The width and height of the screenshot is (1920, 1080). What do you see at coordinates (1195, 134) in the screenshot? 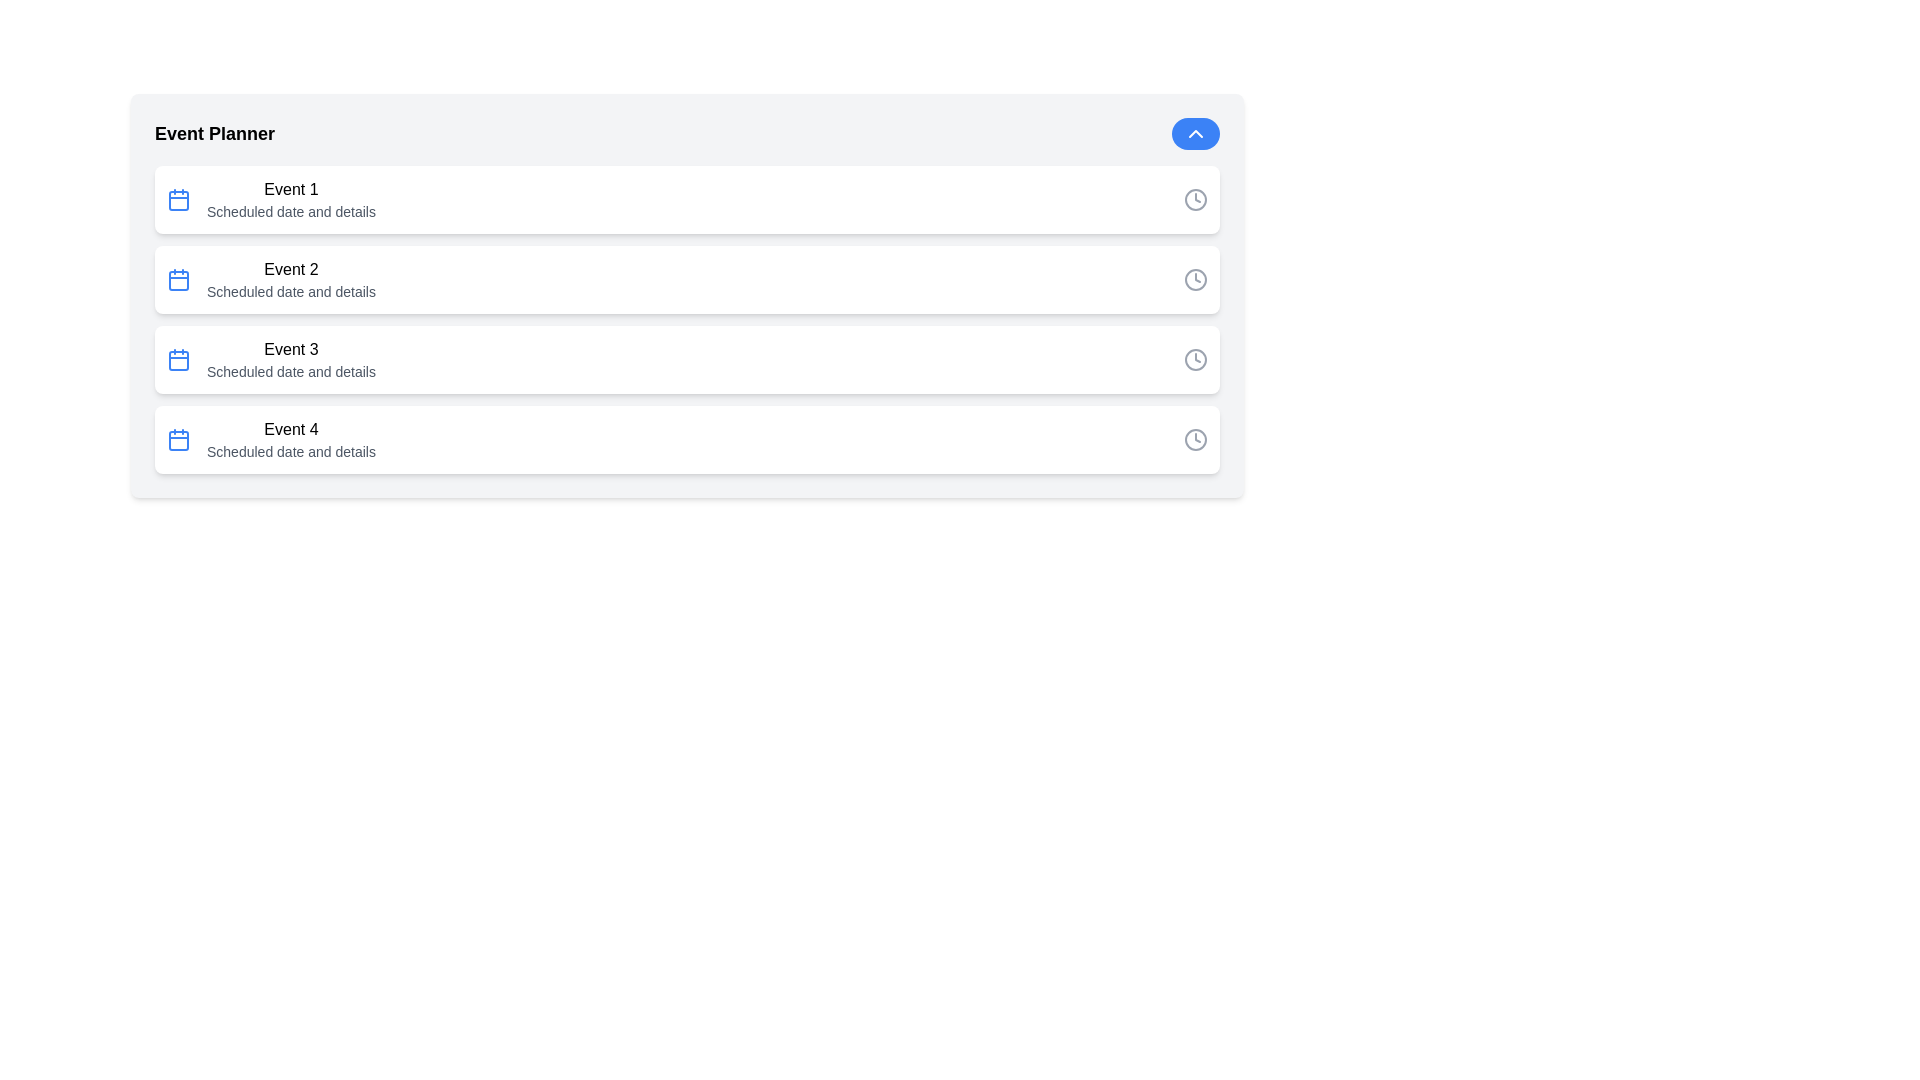
I see `the keyboard navigation on the upward chevron icon located in the rounded button with a blue background at the upper-right corner of the 'Event Planner' section` at bounding box center [1195, 134].